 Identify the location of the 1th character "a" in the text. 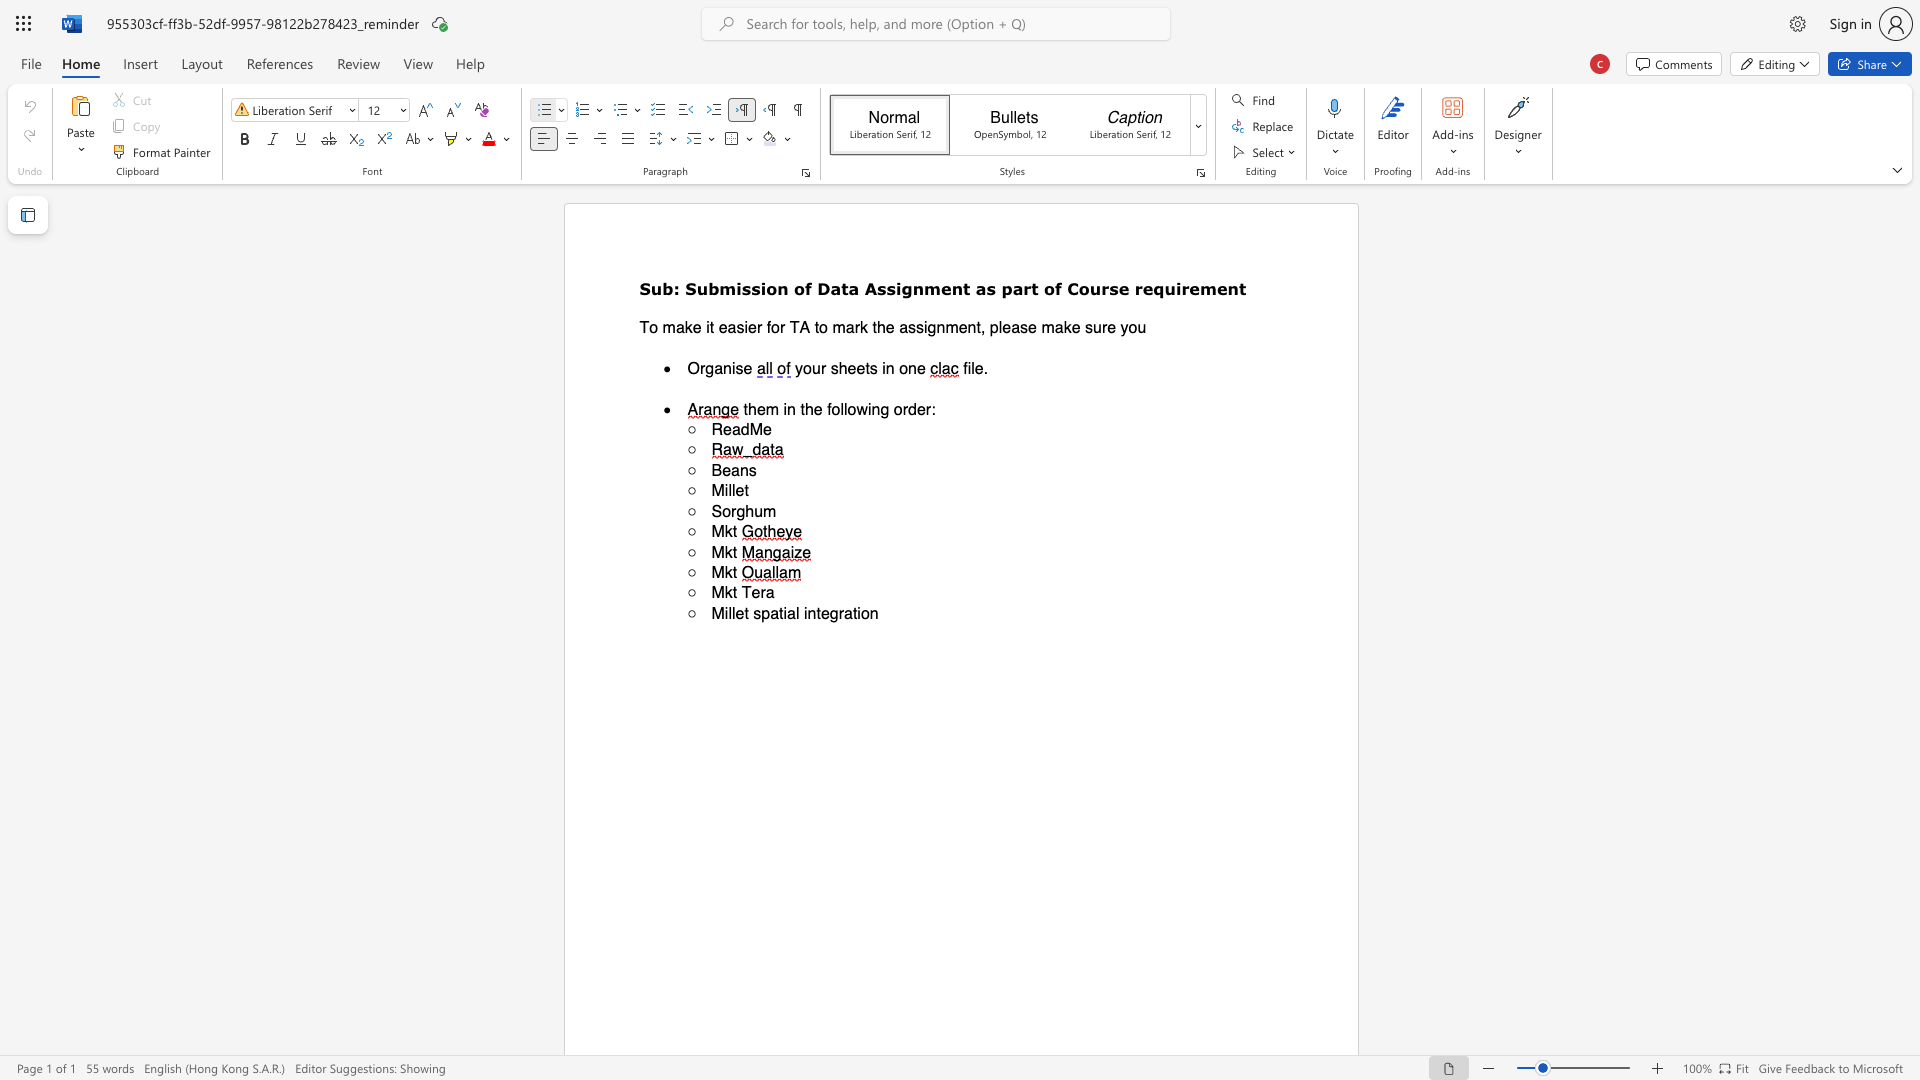
(773, 612).